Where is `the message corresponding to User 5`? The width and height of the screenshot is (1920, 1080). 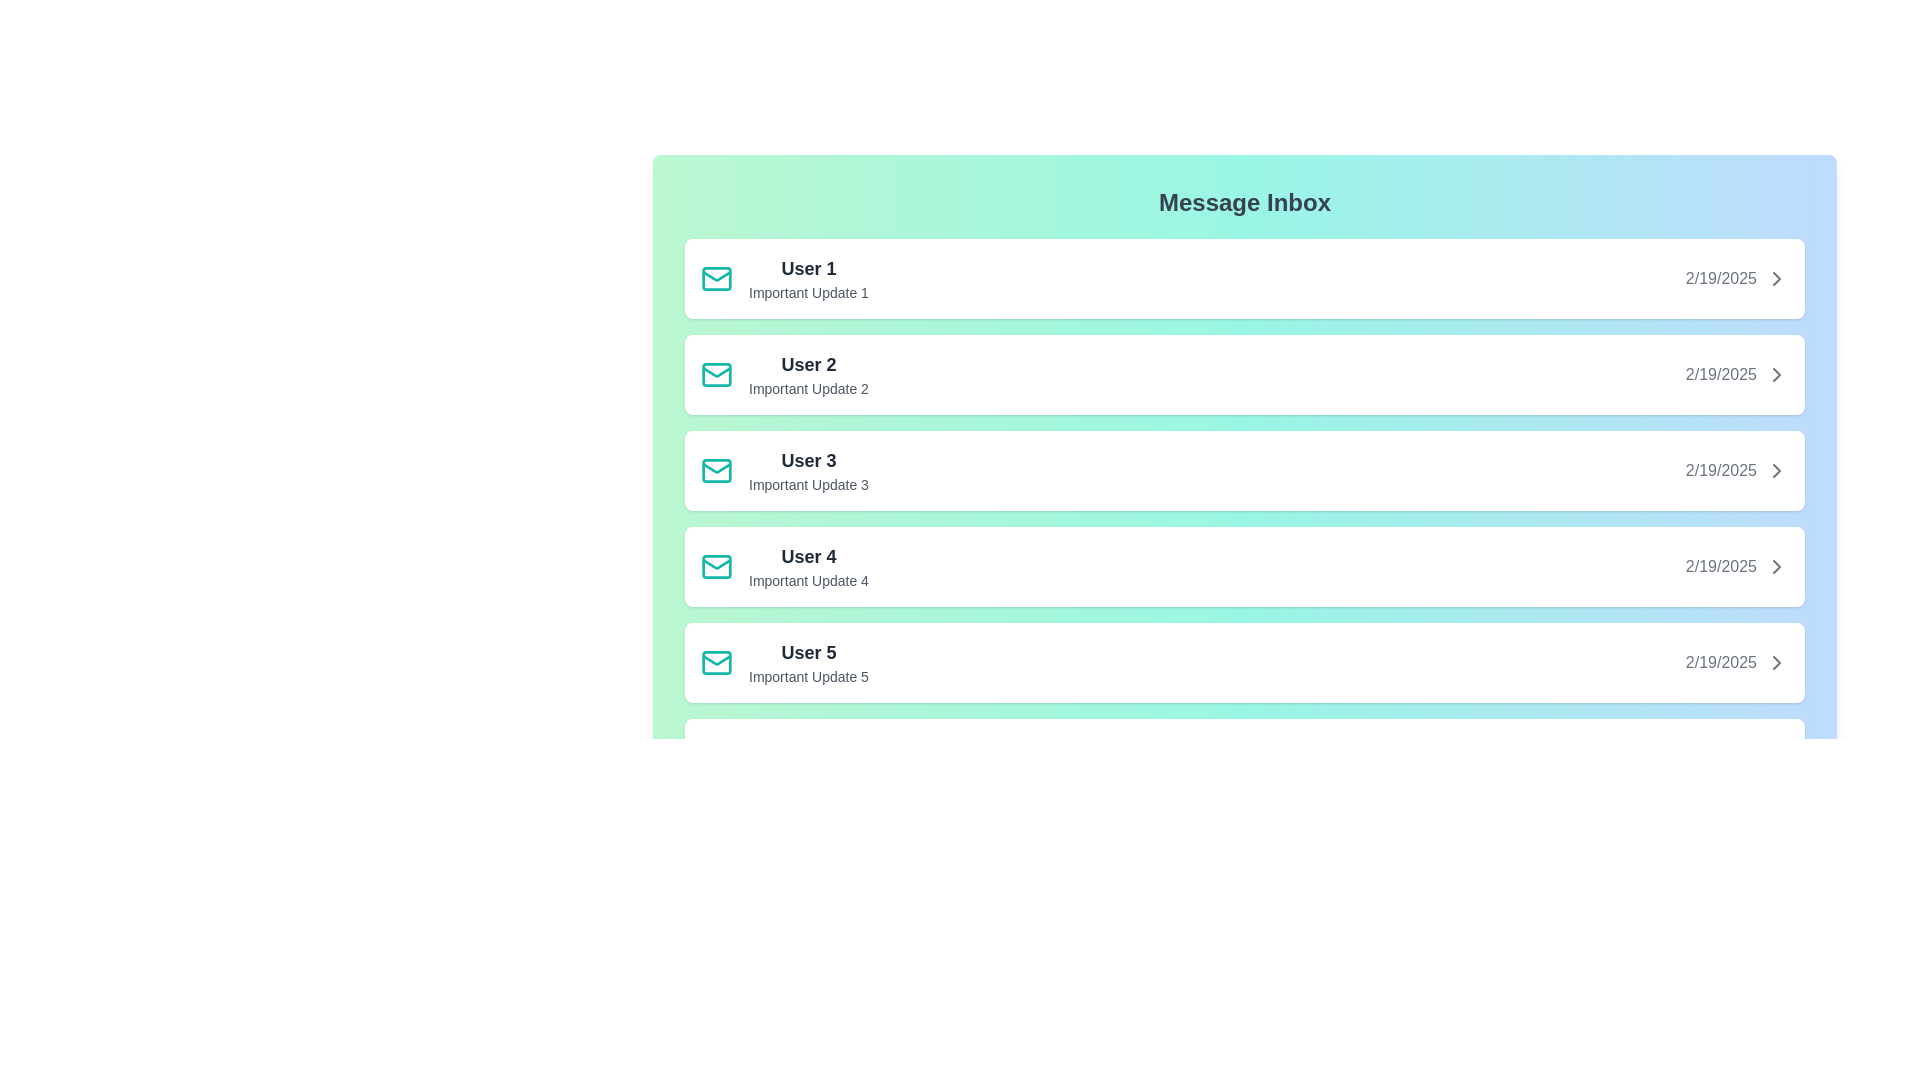
the message corresponding to User 5 is located at coordinates (1243, 663).